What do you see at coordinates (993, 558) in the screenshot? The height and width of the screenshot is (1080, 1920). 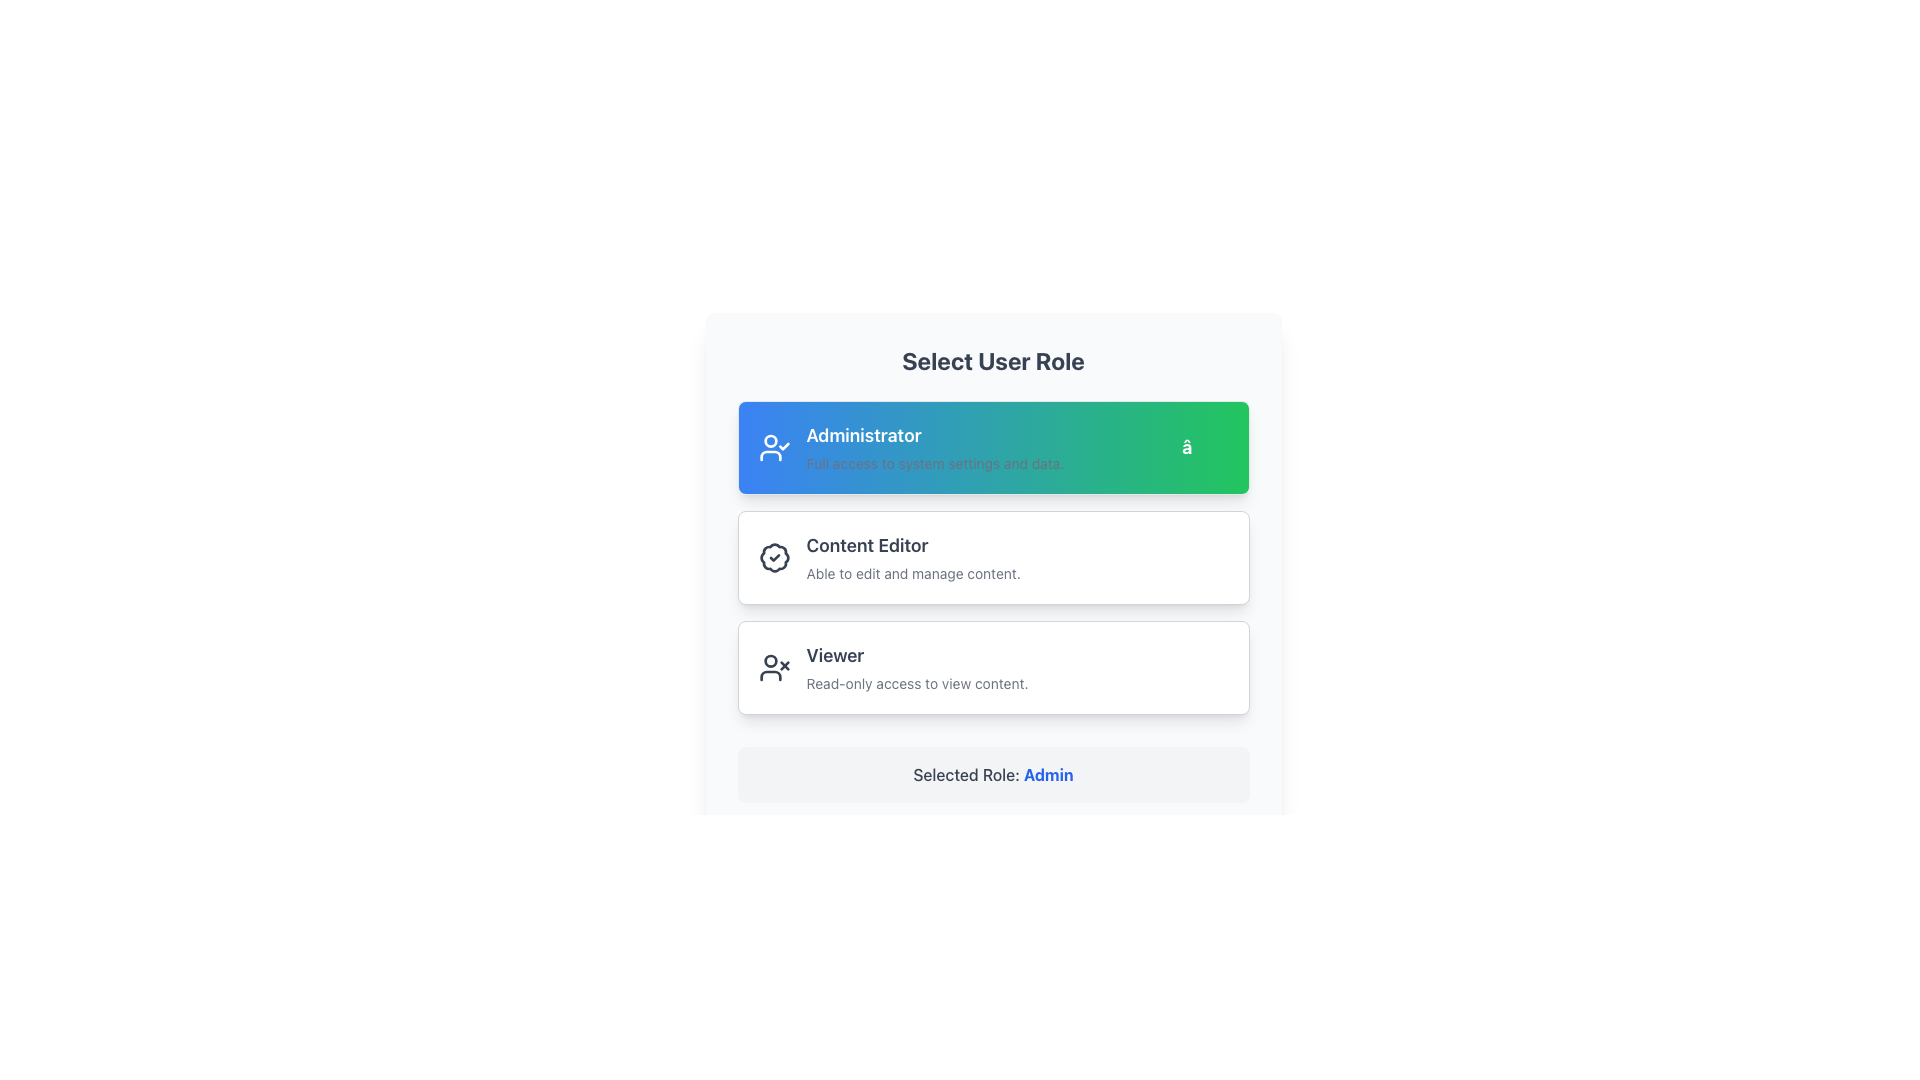 I see `the selectable card for the 'Content Editor' role, which is the second item in a vertically stacked group of roles` at bounding box center [993, 558].